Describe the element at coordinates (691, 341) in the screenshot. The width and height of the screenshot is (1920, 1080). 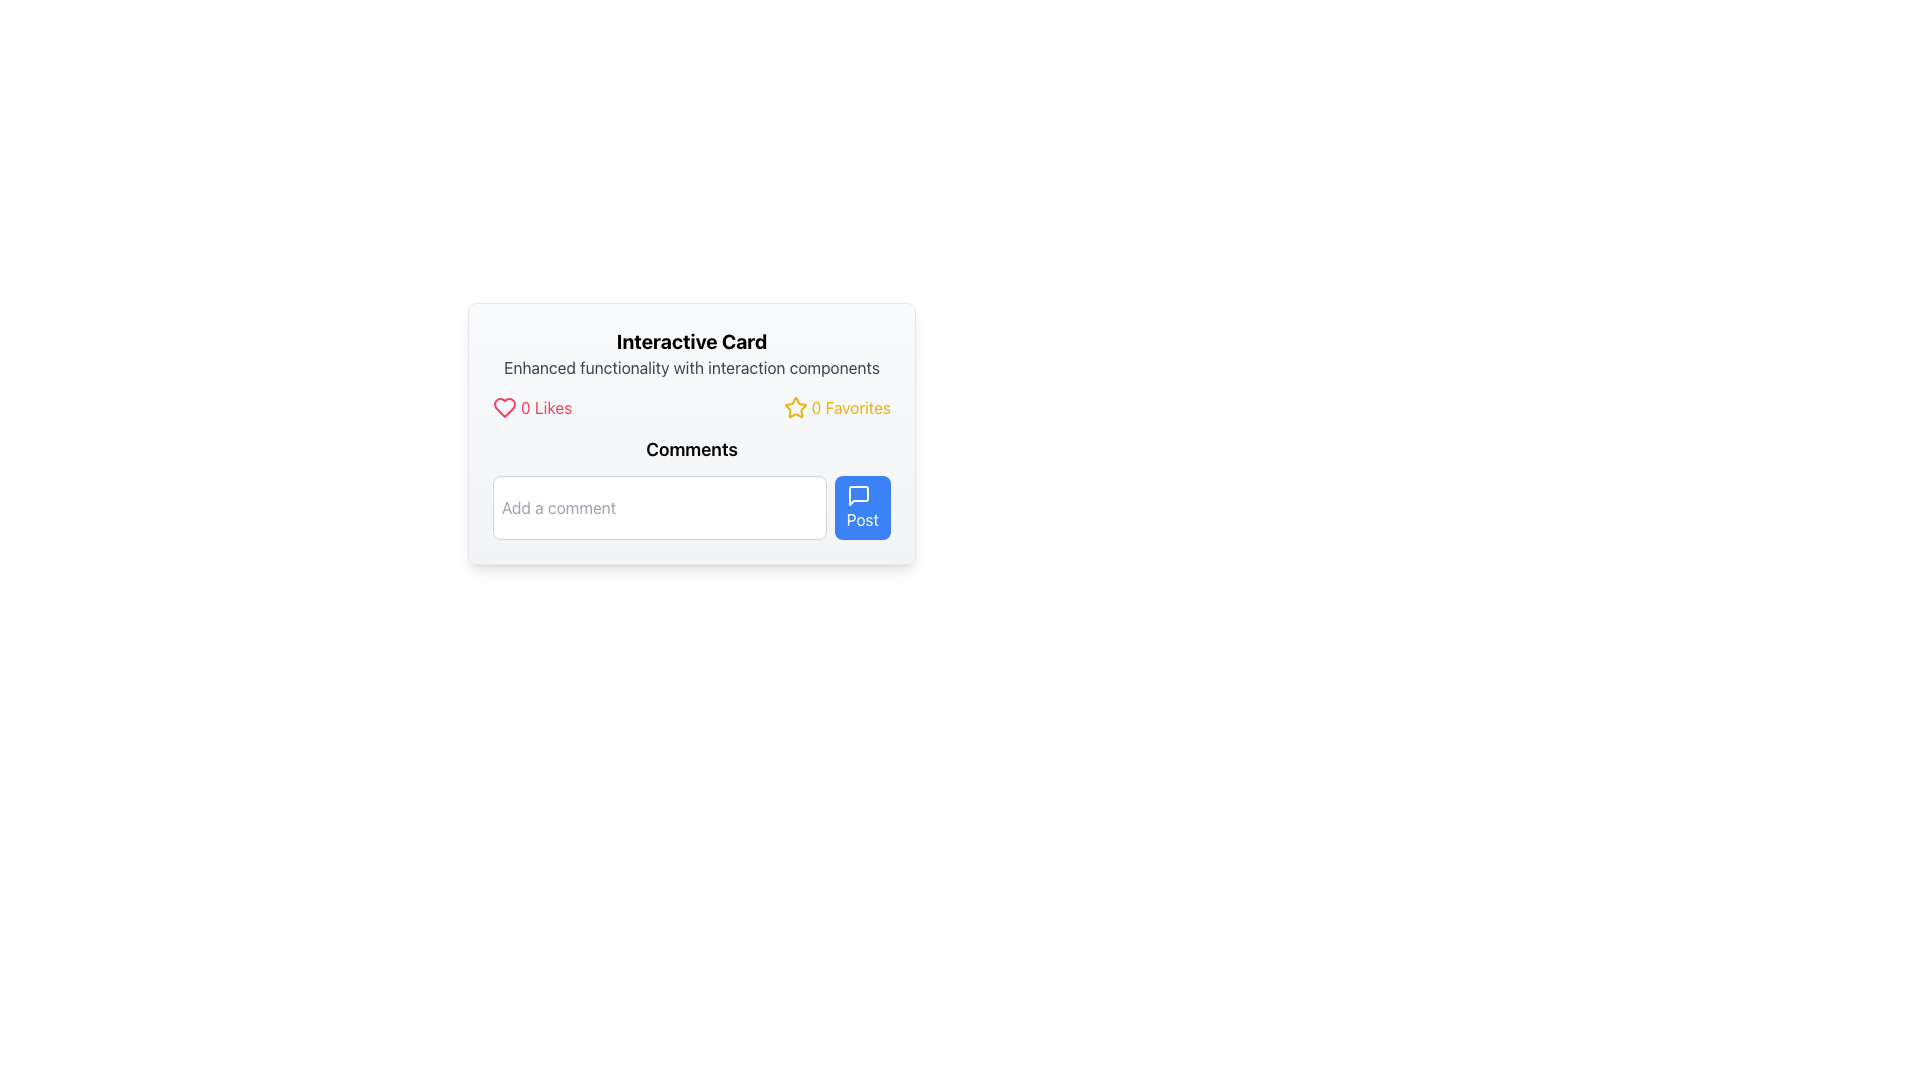
I see `bolded text string 'Interactive Card' located at the top of the card interface` at that location.